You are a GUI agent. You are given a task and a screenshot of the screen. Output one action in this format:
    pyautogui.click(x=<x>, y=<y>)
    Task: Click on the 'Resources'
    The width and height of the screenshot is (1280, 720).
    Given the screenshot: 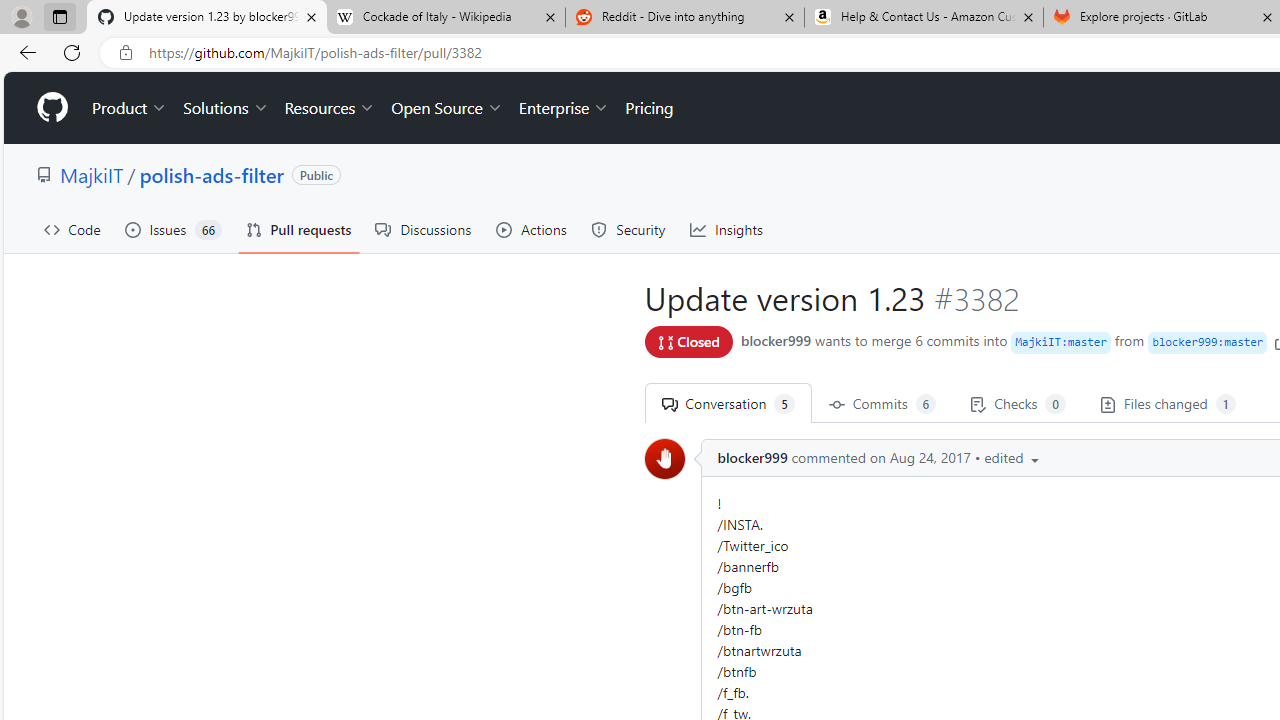 What is the action you would take?
    pyautogui.click(x=330, y=108)
    